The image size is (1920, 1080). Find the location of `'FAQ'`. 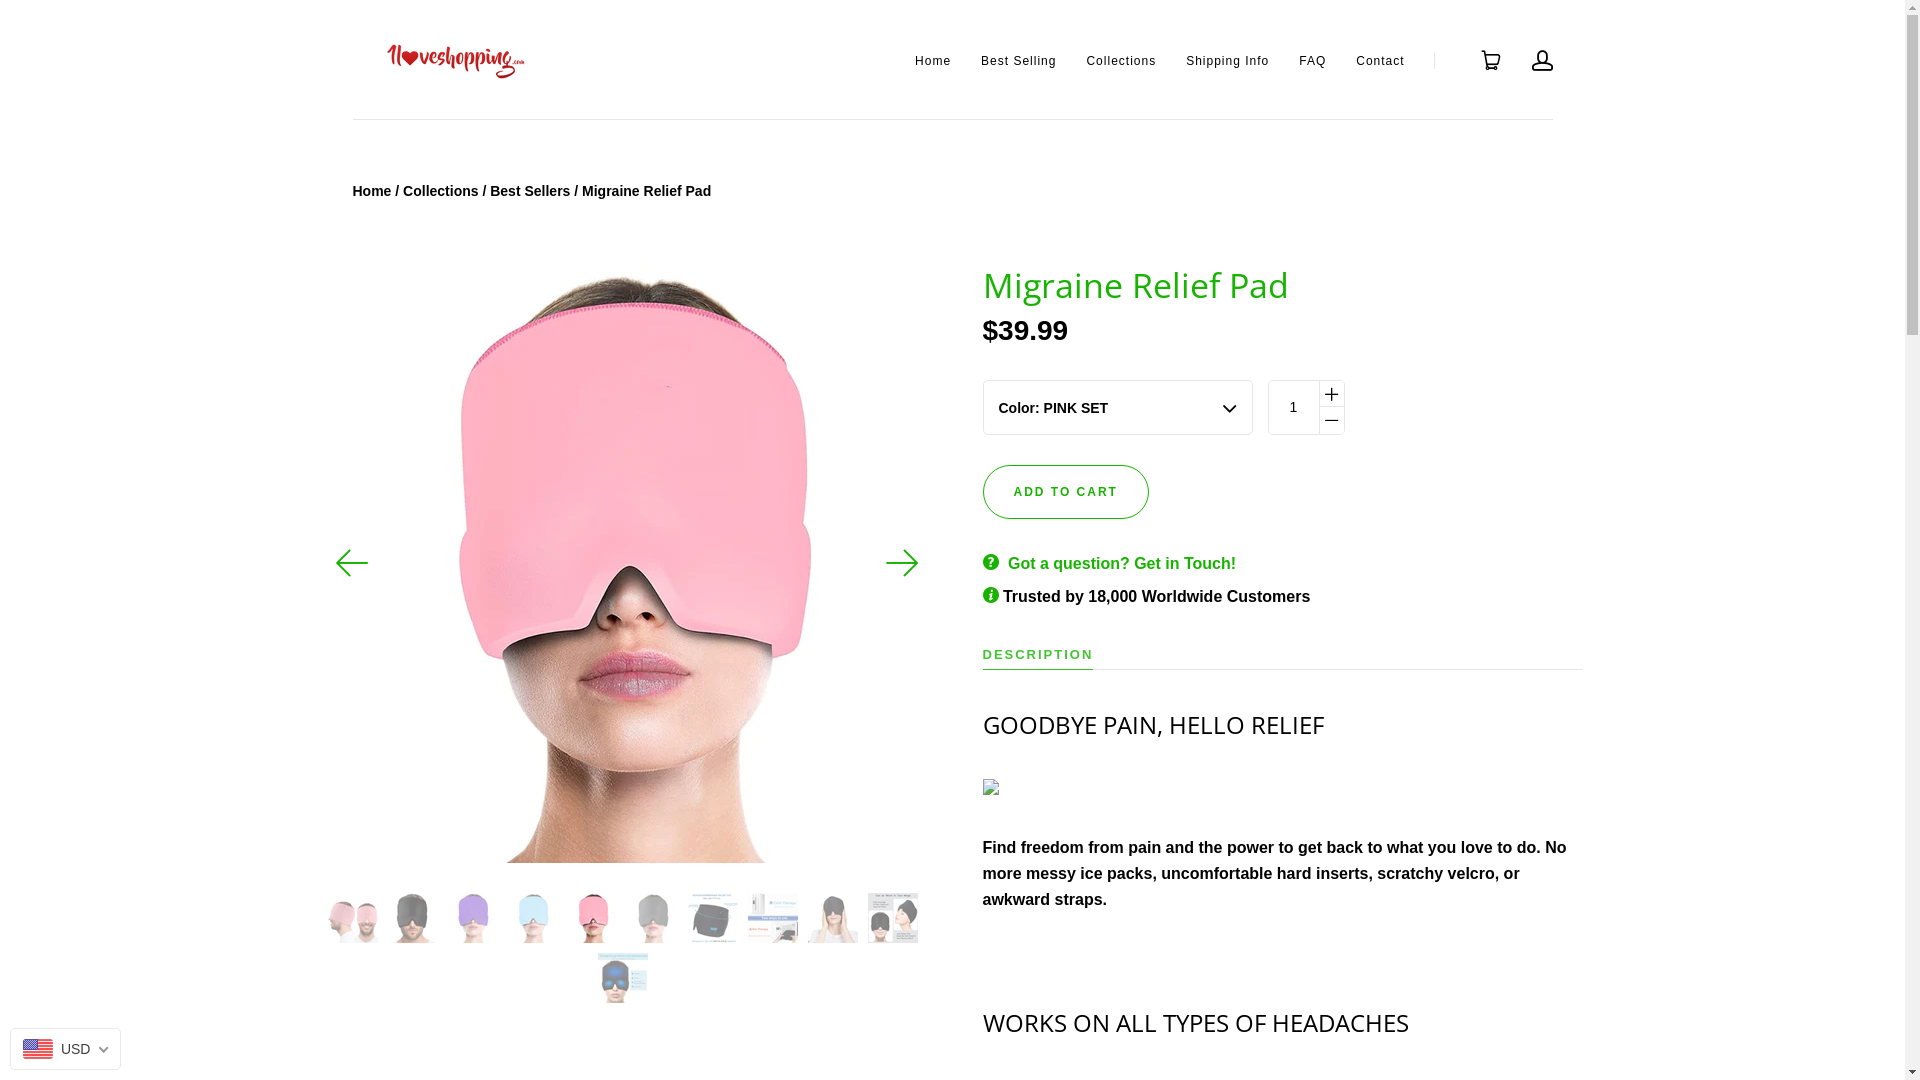

'FAQ' is located at coordinates (1312, 60).